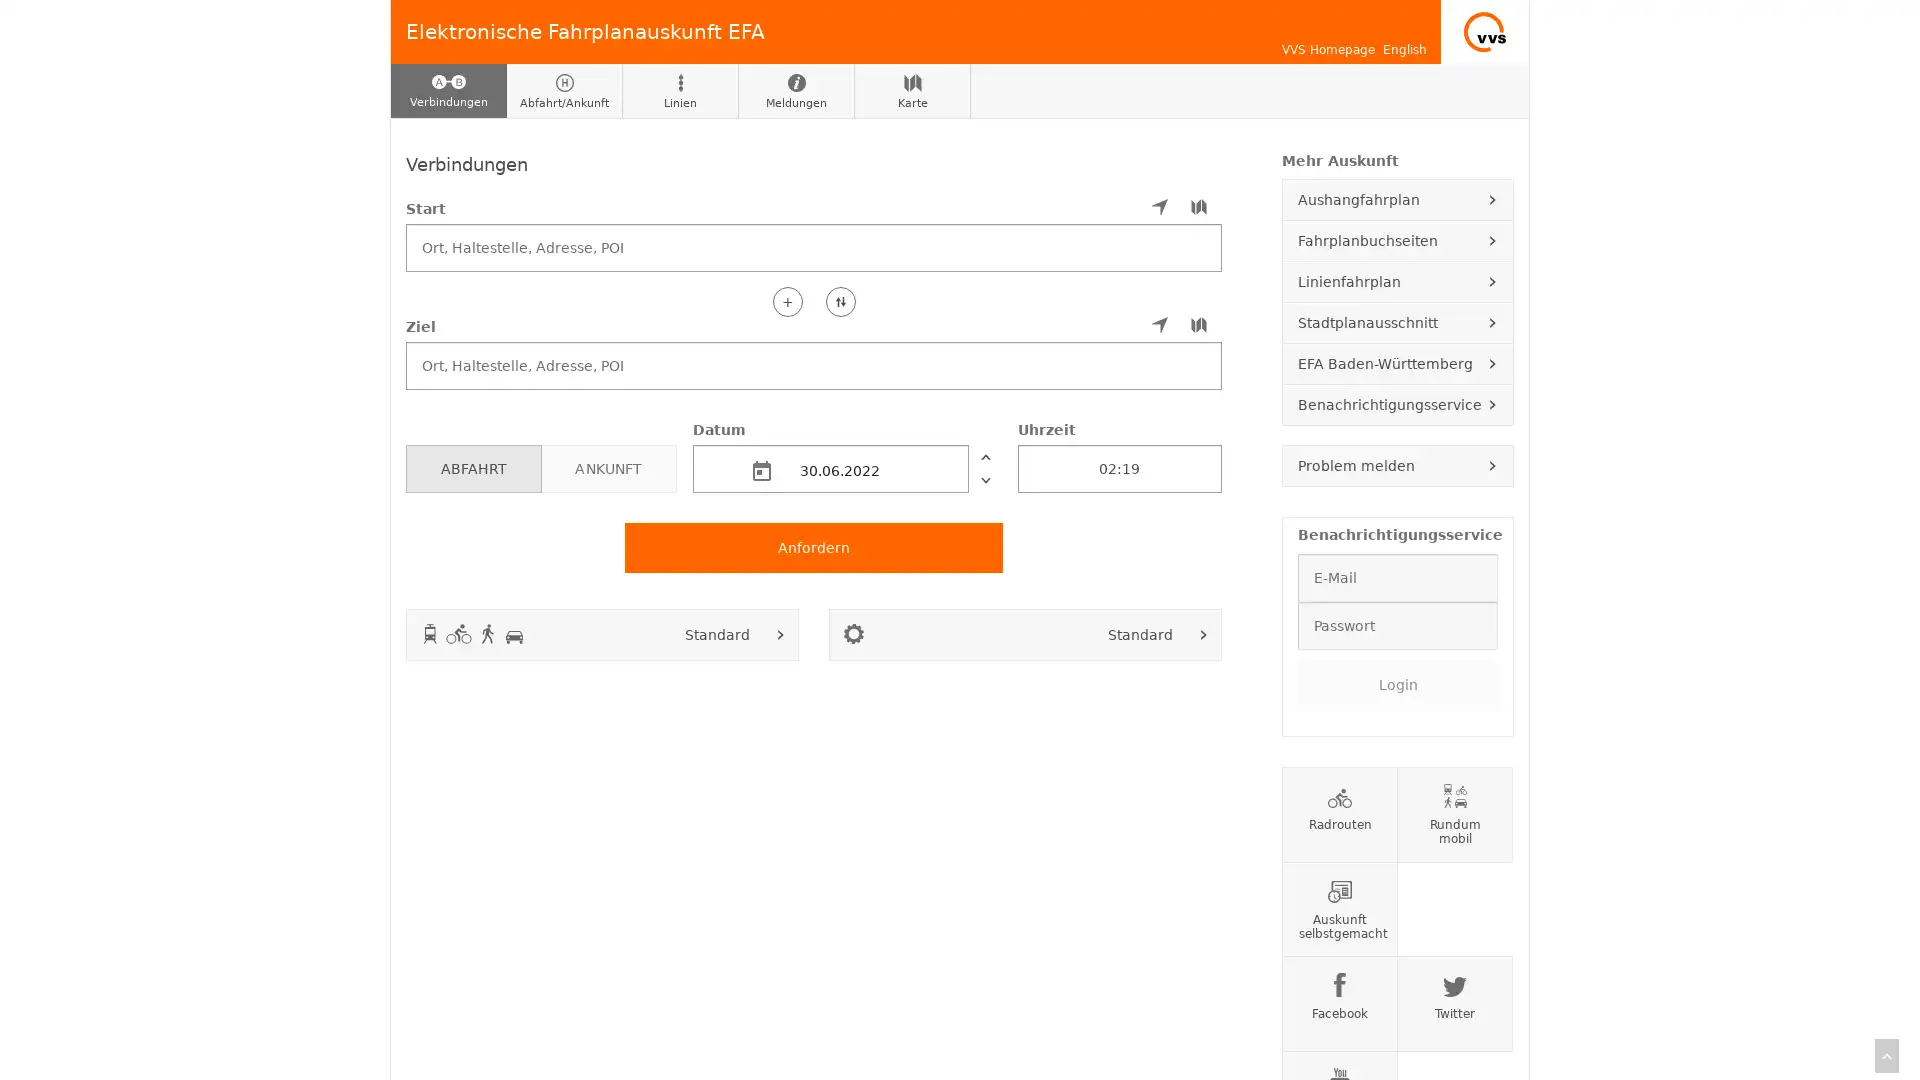 This screenshot has width=1920, height=1080. Describe the element at coordinates (472, 467) in the screenshot. I see `ABFAHRT` at that location.